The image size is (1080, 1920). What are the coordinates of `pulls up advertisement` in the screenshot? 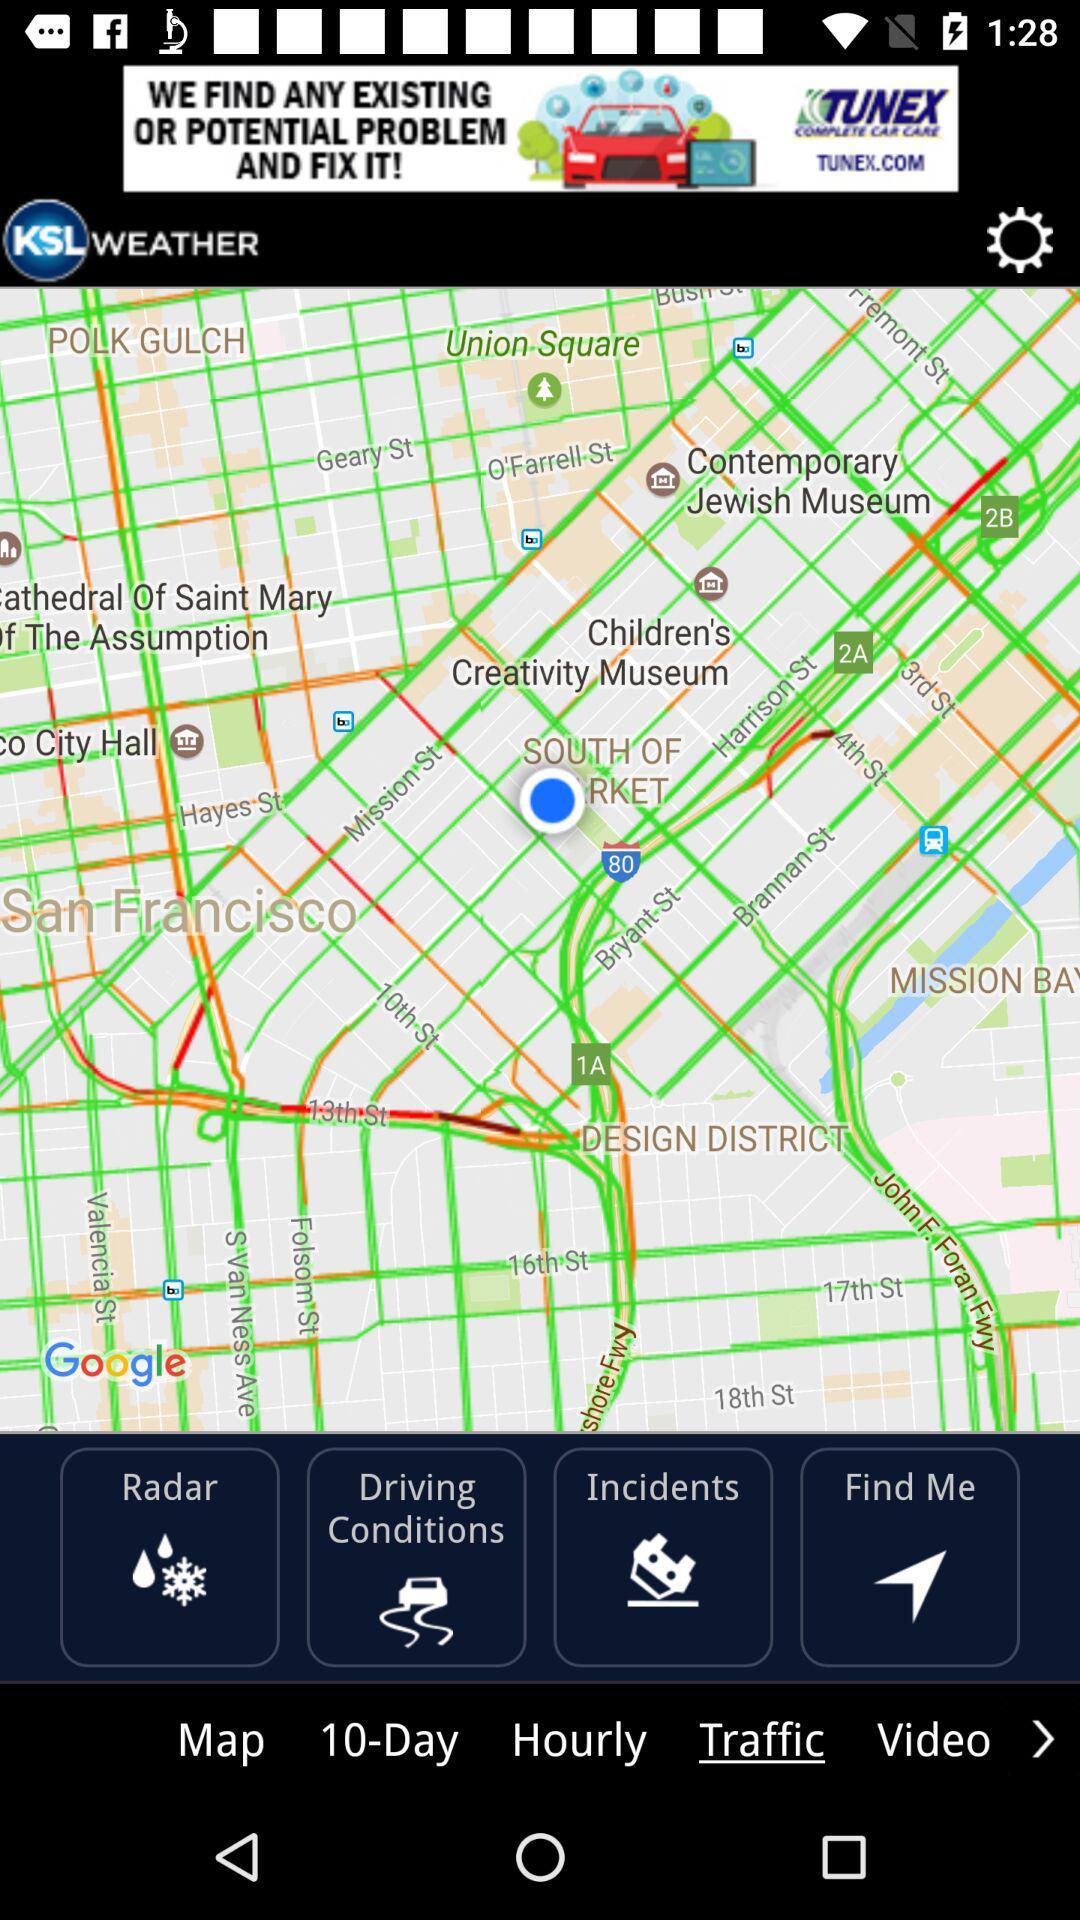 It's located at (540, 127).